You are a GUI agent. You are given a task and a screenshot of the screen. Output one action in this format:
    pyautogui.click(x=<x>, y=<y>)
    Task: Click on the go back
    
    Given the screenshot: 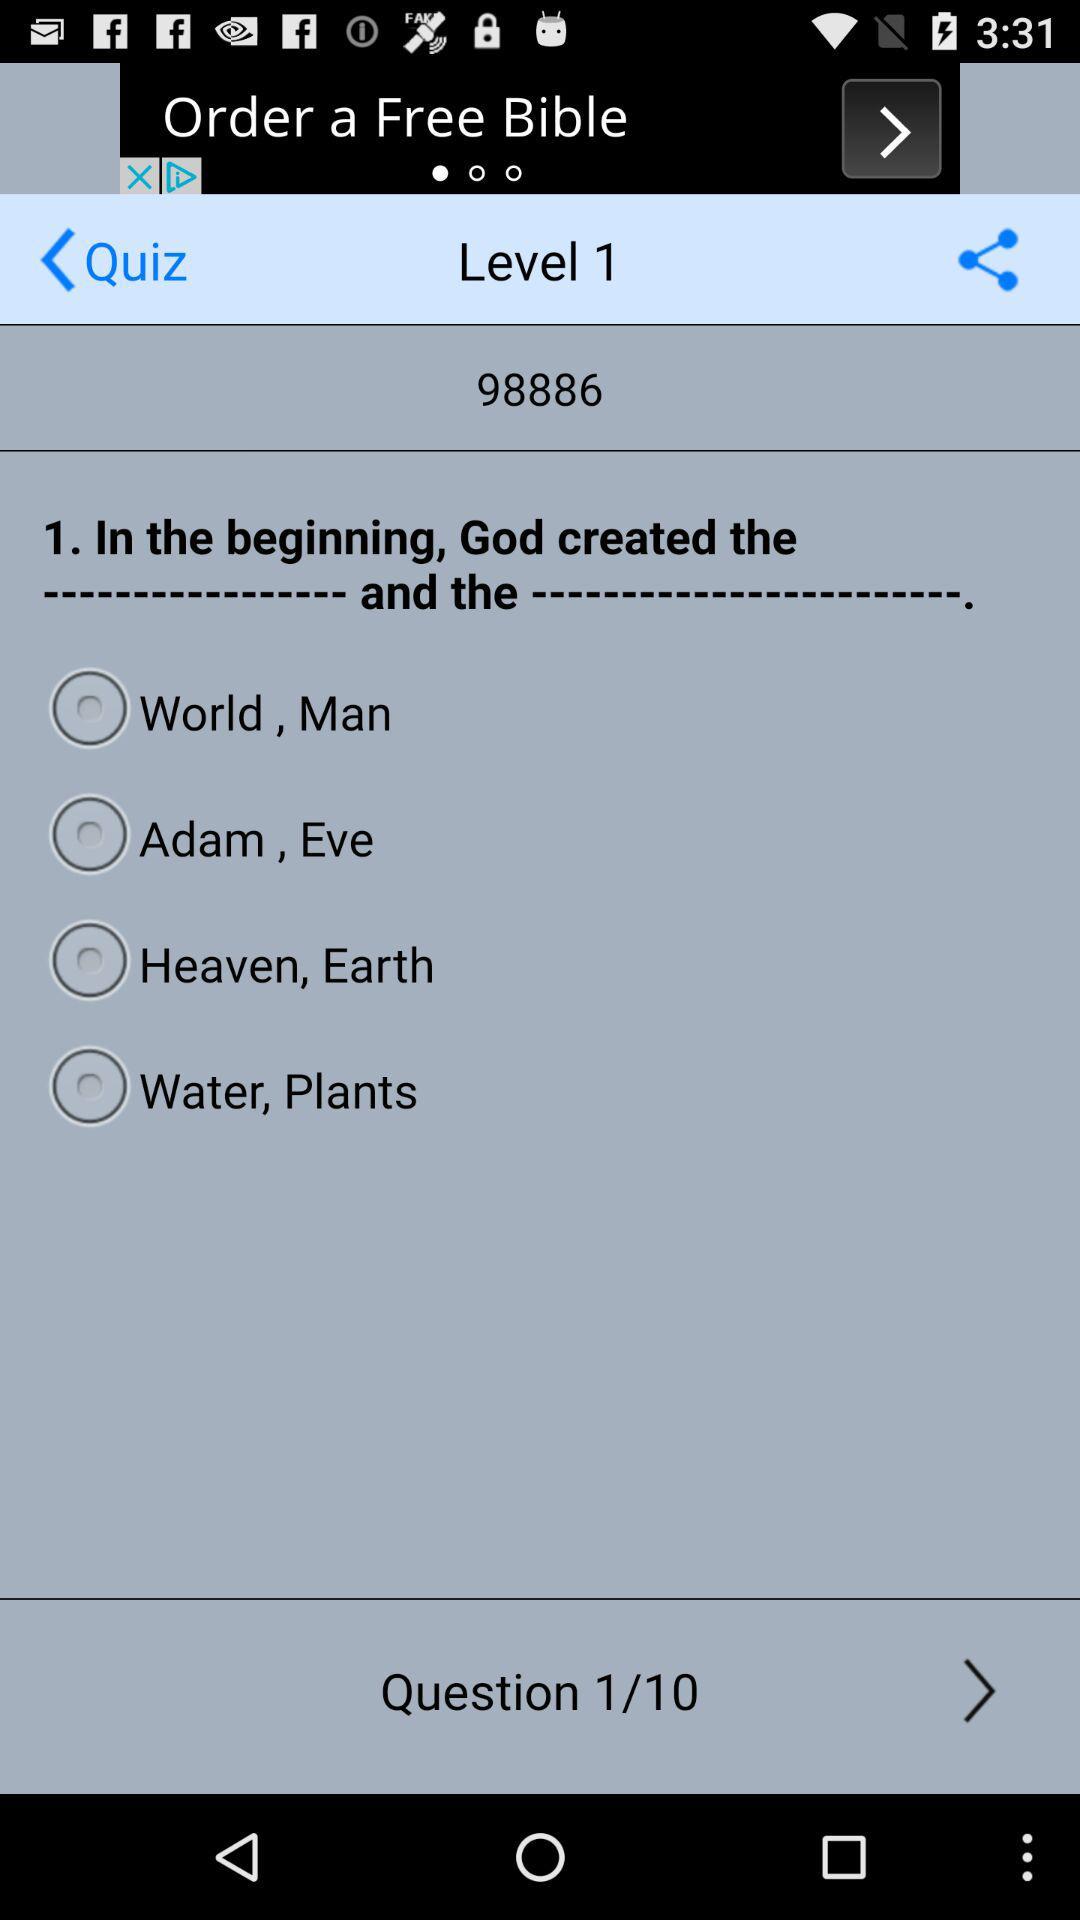 What is the action you would take?
    pyautogui.click(x=56, y=258)
    